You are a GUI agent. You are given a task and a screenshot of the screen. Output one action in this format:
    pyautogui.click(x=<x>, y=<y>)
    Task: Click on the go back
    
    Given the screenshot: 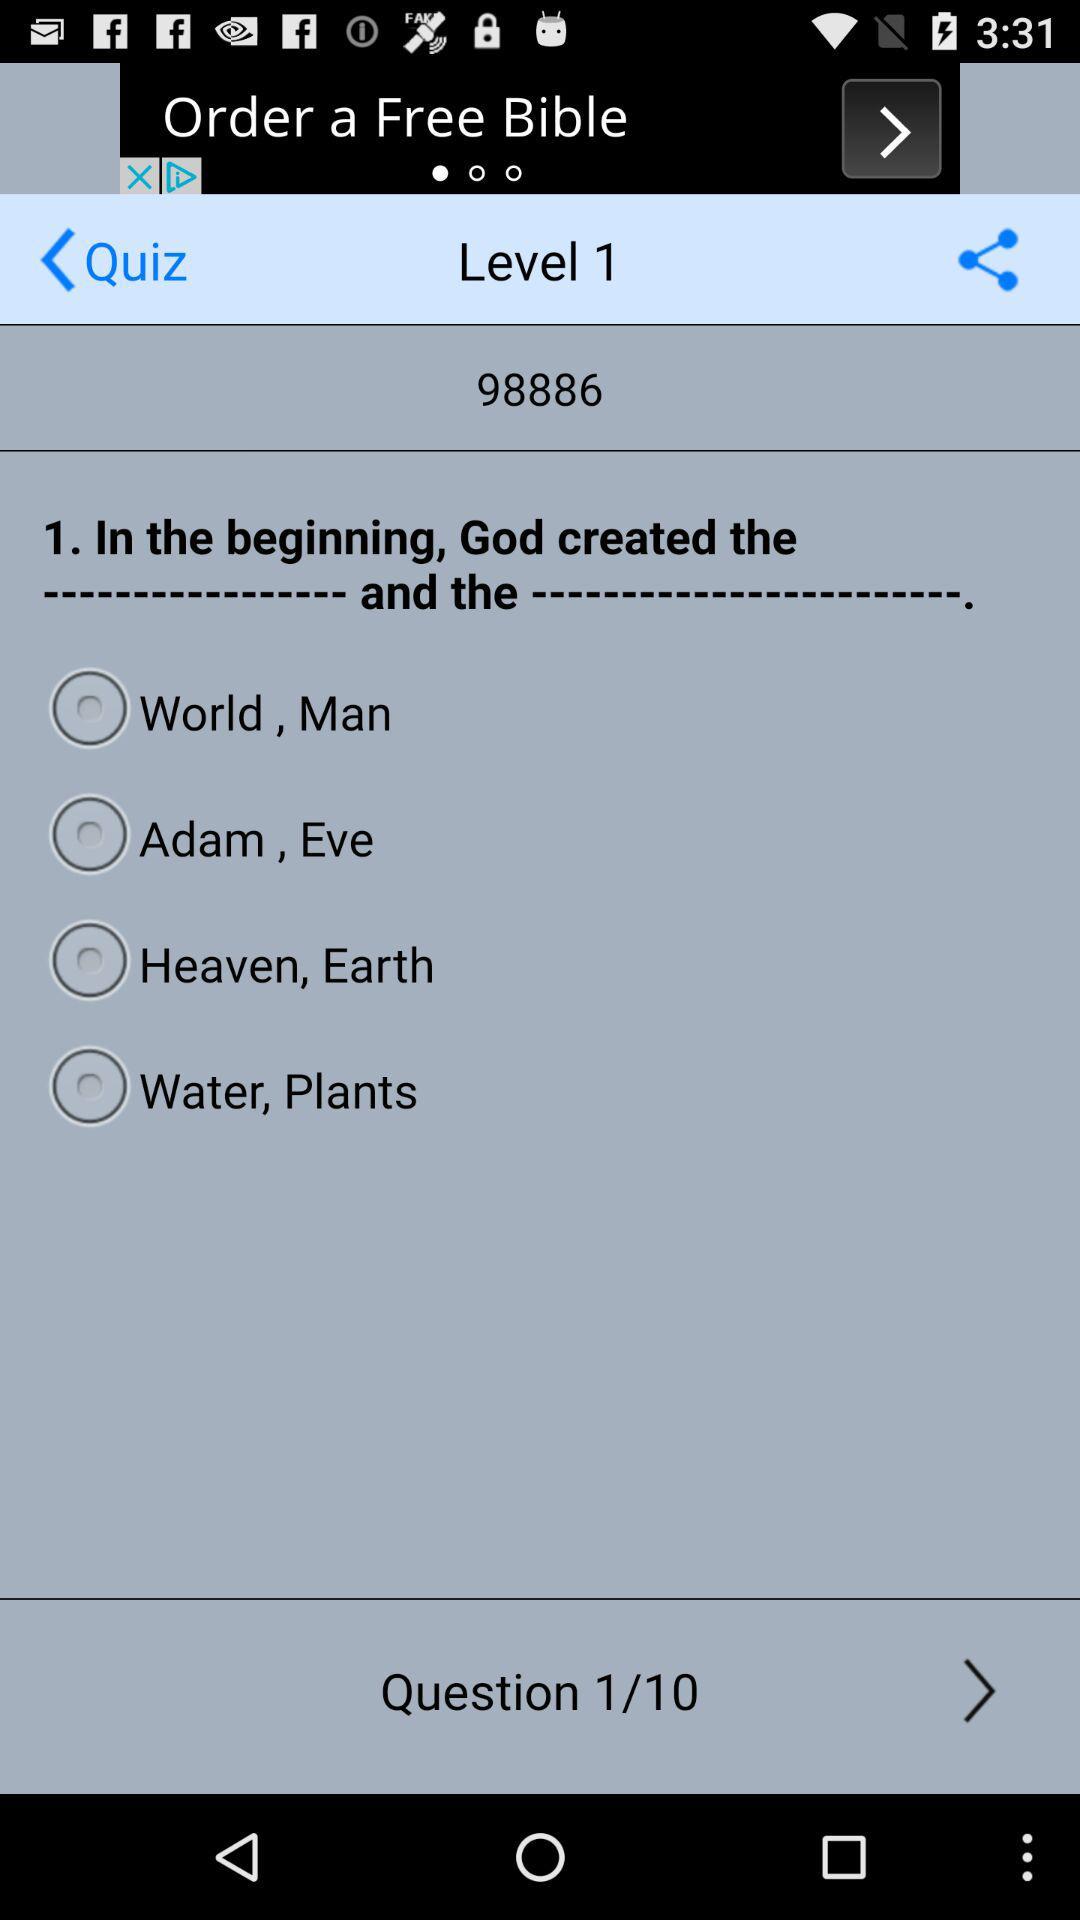 What is the action you would take?
    pyautogui.click(x=56, y=258)
    